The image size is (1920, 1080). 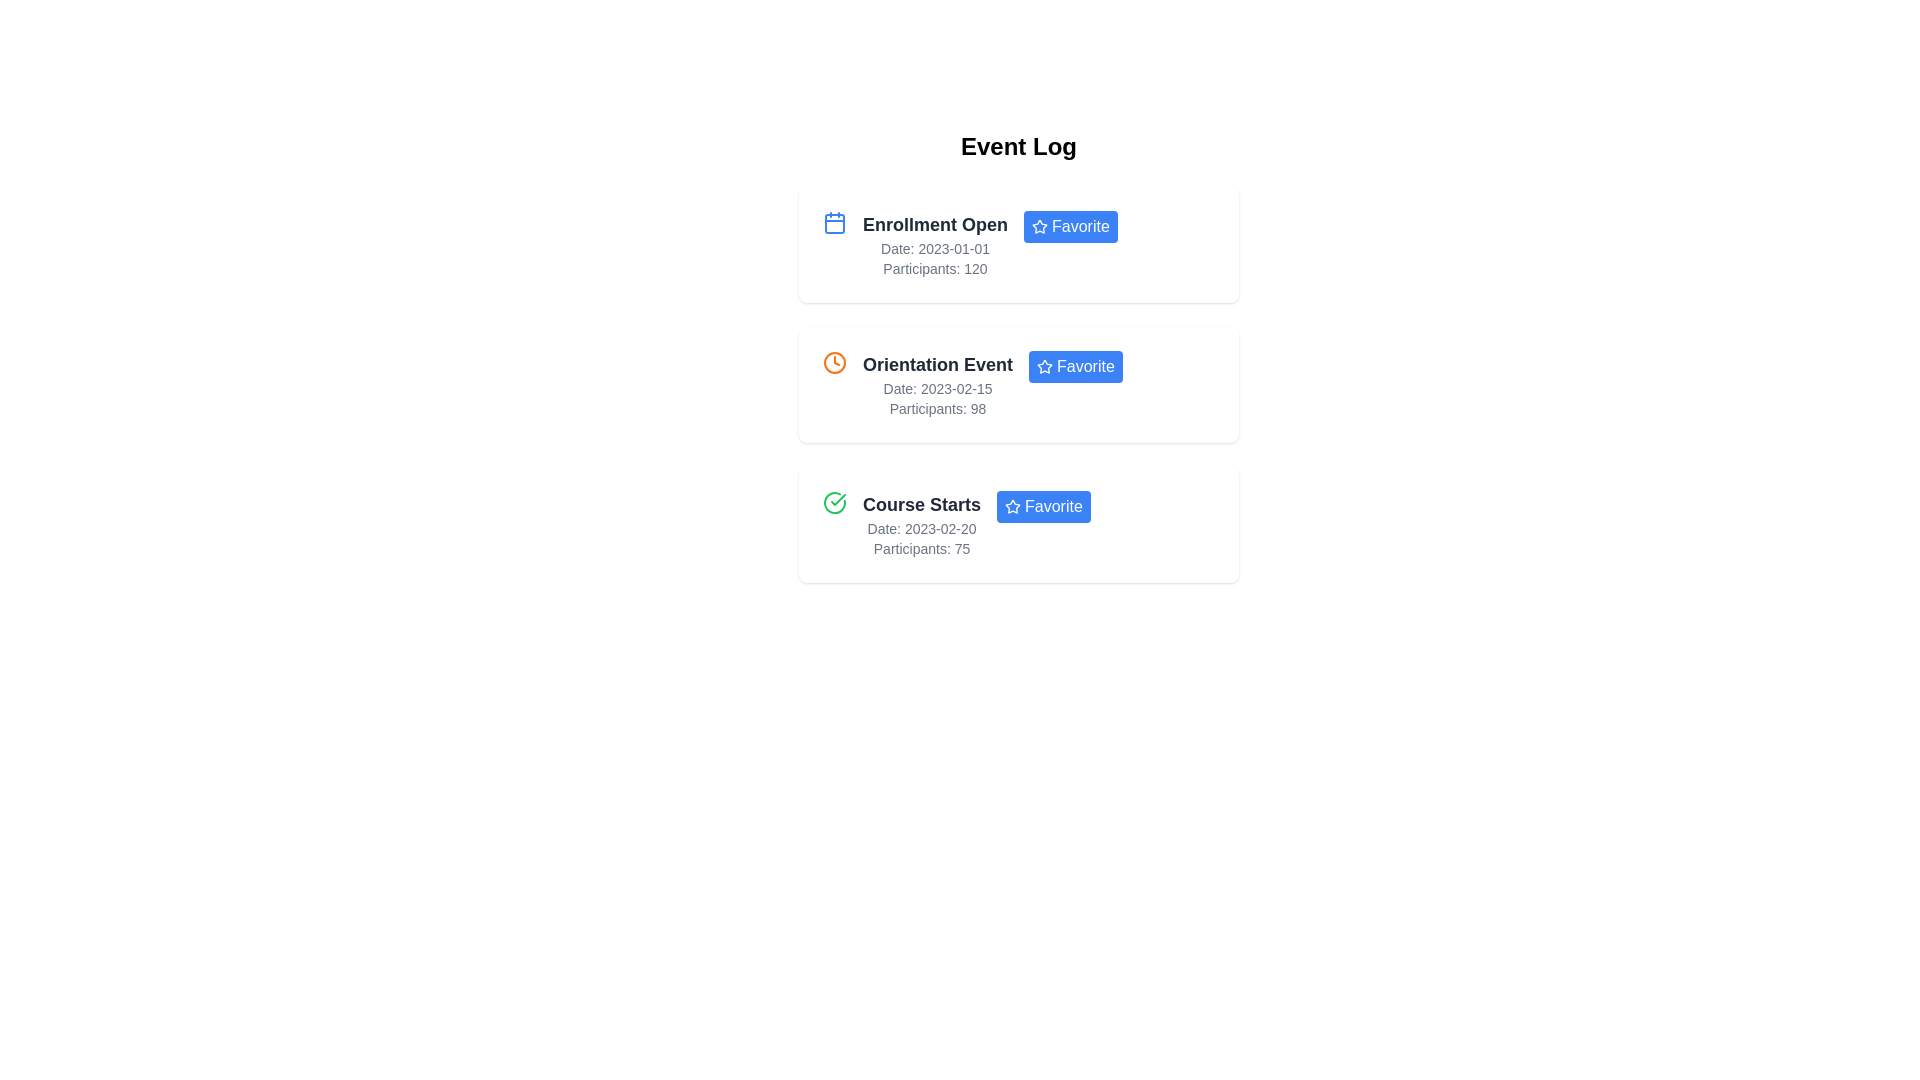 What do you see at coordinates (835, 501) in the screenshot?
I see `the circular checkmark icon with a green outline and a white interior, located to the left of the text 'Course Starts'` at bounding box center [835, 501].